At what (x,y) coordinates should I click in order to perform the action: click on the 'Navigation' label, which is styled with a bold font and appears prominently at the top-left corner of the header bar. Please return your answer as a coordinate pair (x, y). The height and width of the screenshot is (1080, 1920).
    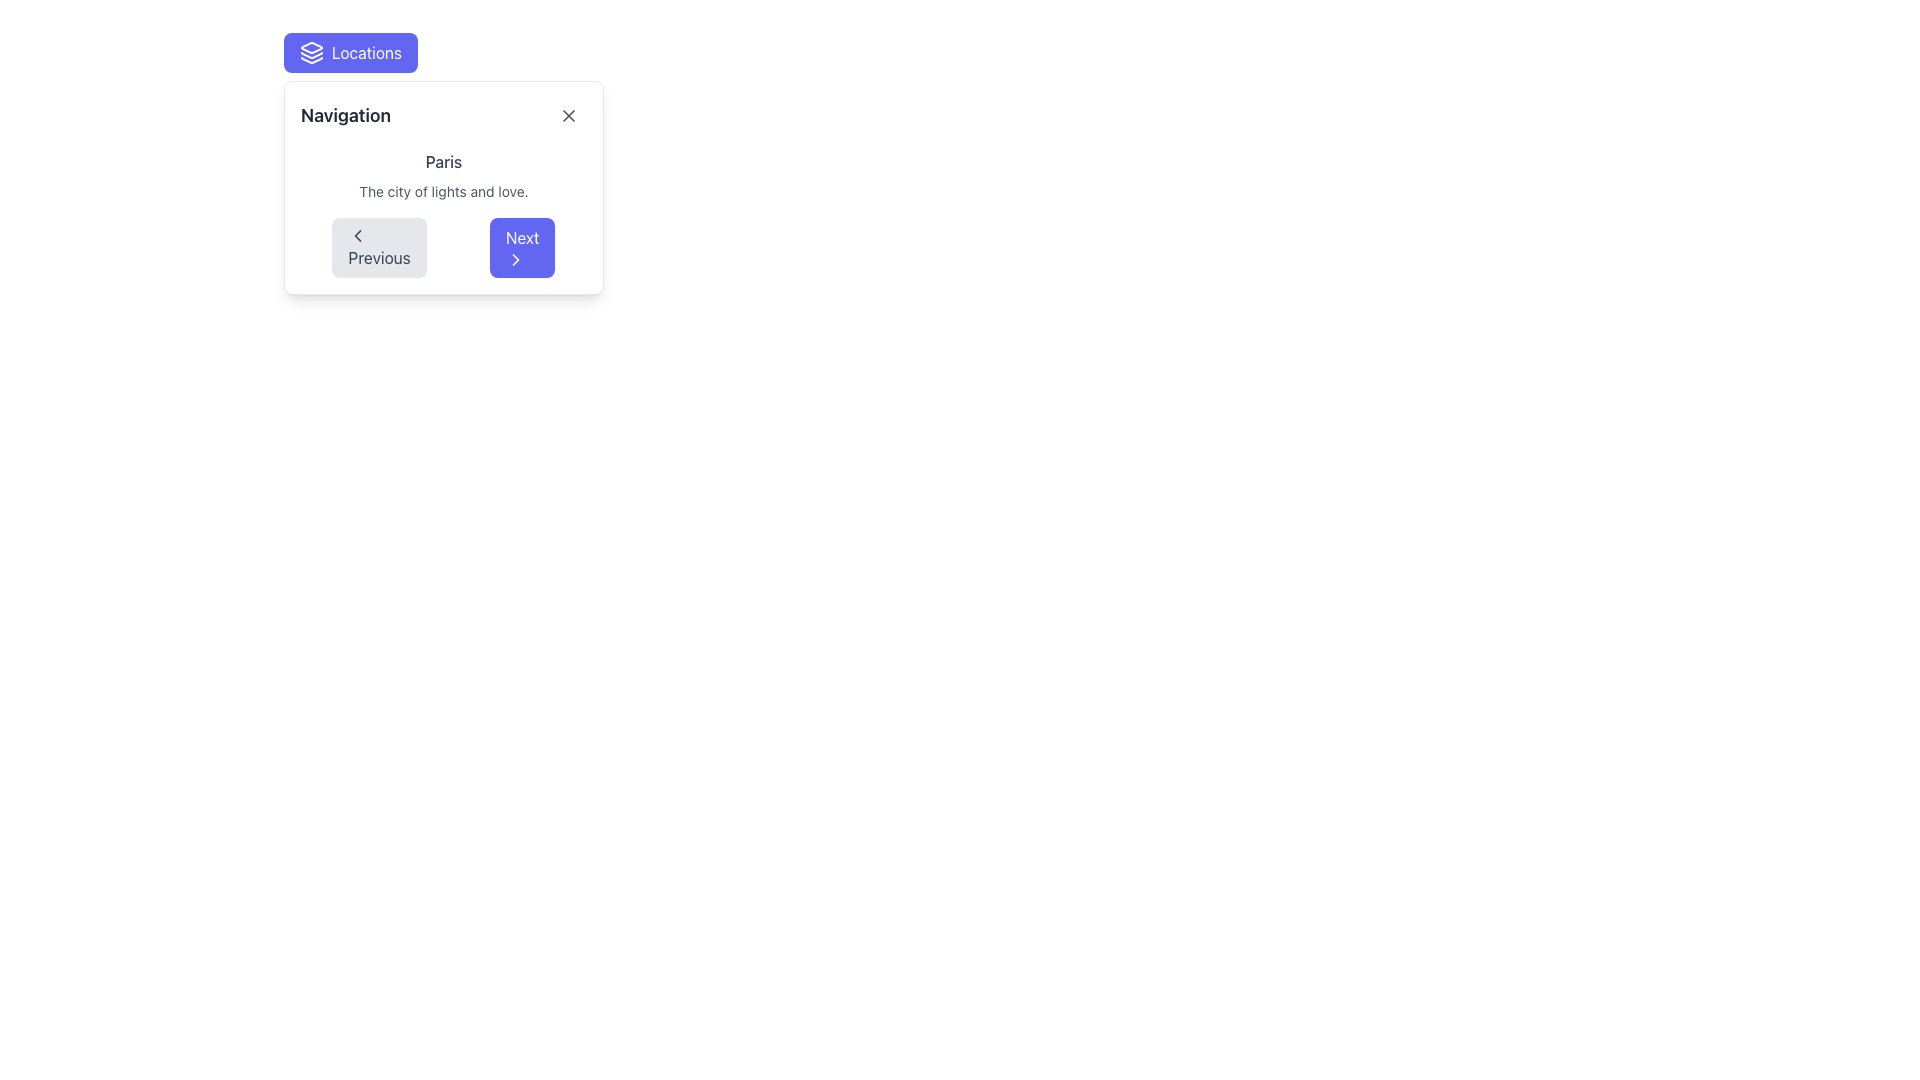
    Looking at the image, I should click on (345, 115).